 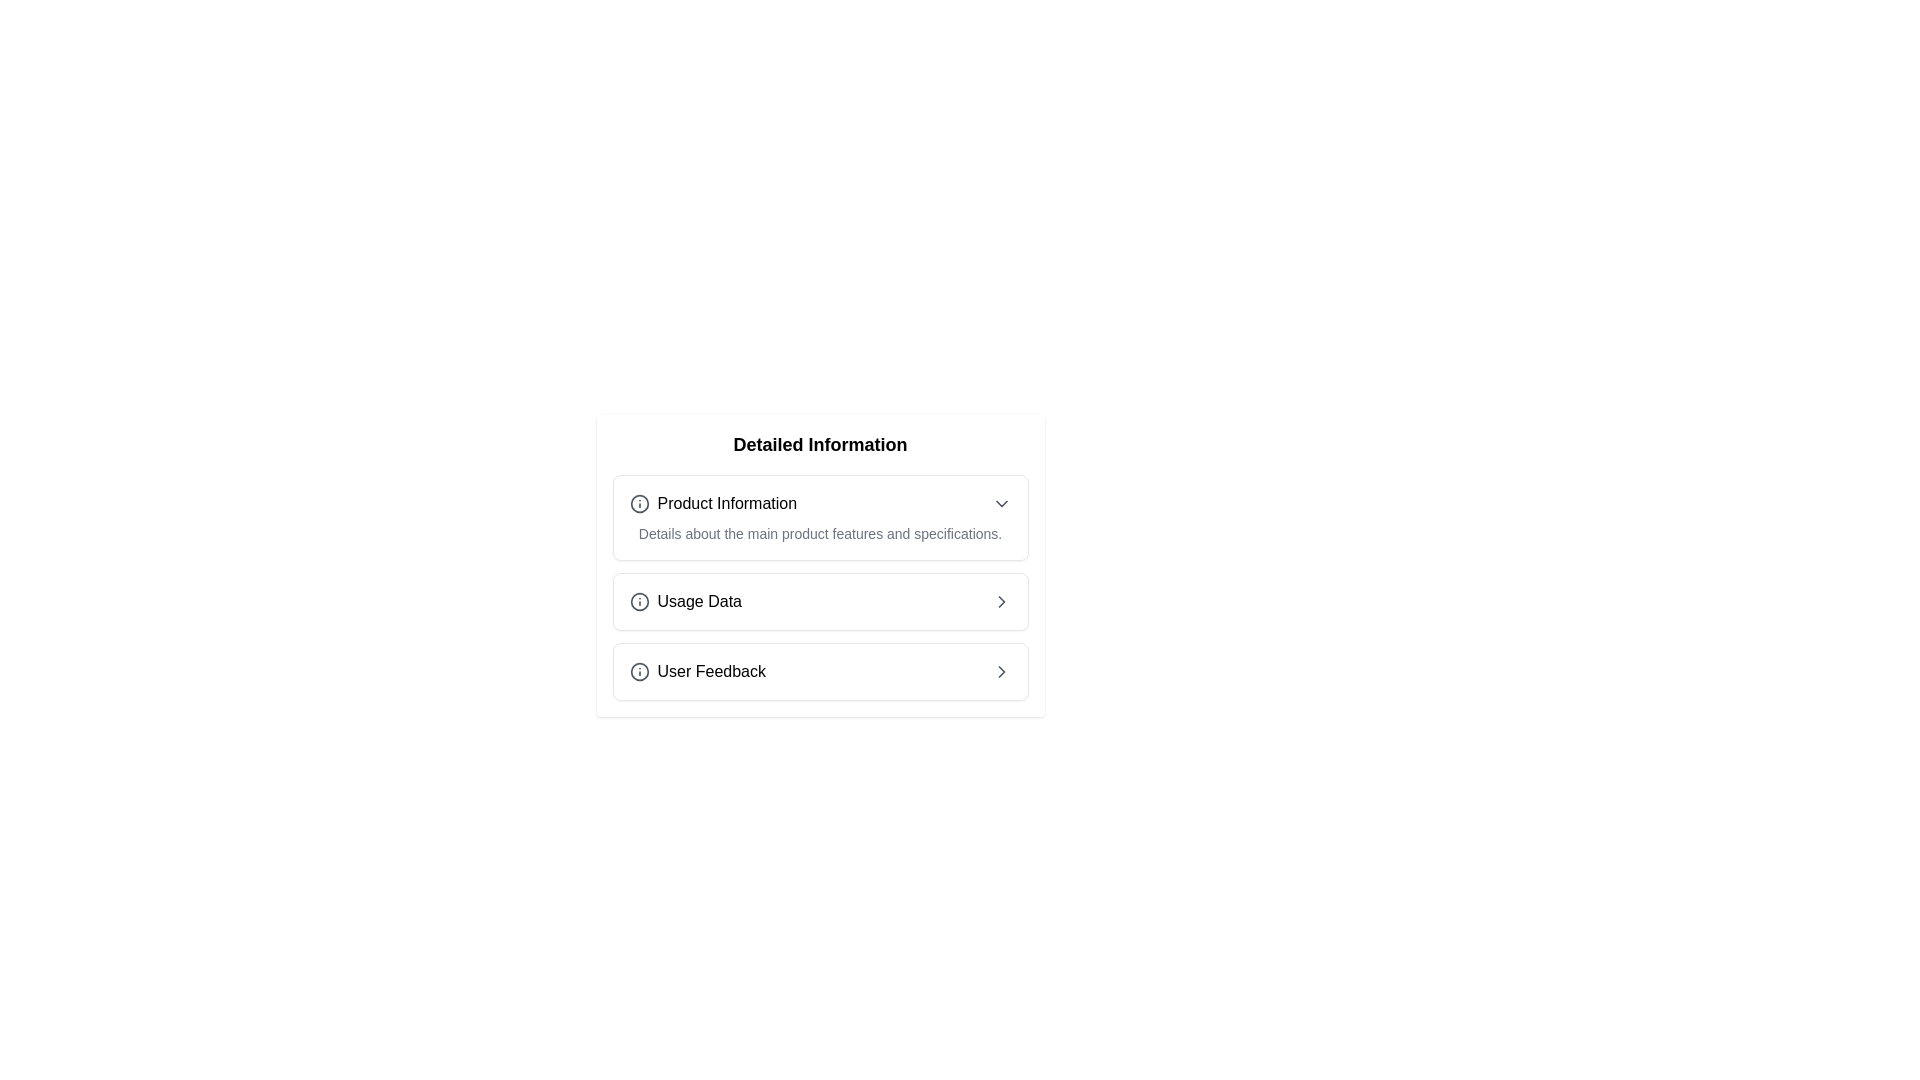 What do you see at coordinates (1001, 600) in the screenshot?
I see `the rightward chevron arrow icon within the 'User Feedback' entry, which indicates that this entry can be clicked for further details` at bounding box center [1001, 600].